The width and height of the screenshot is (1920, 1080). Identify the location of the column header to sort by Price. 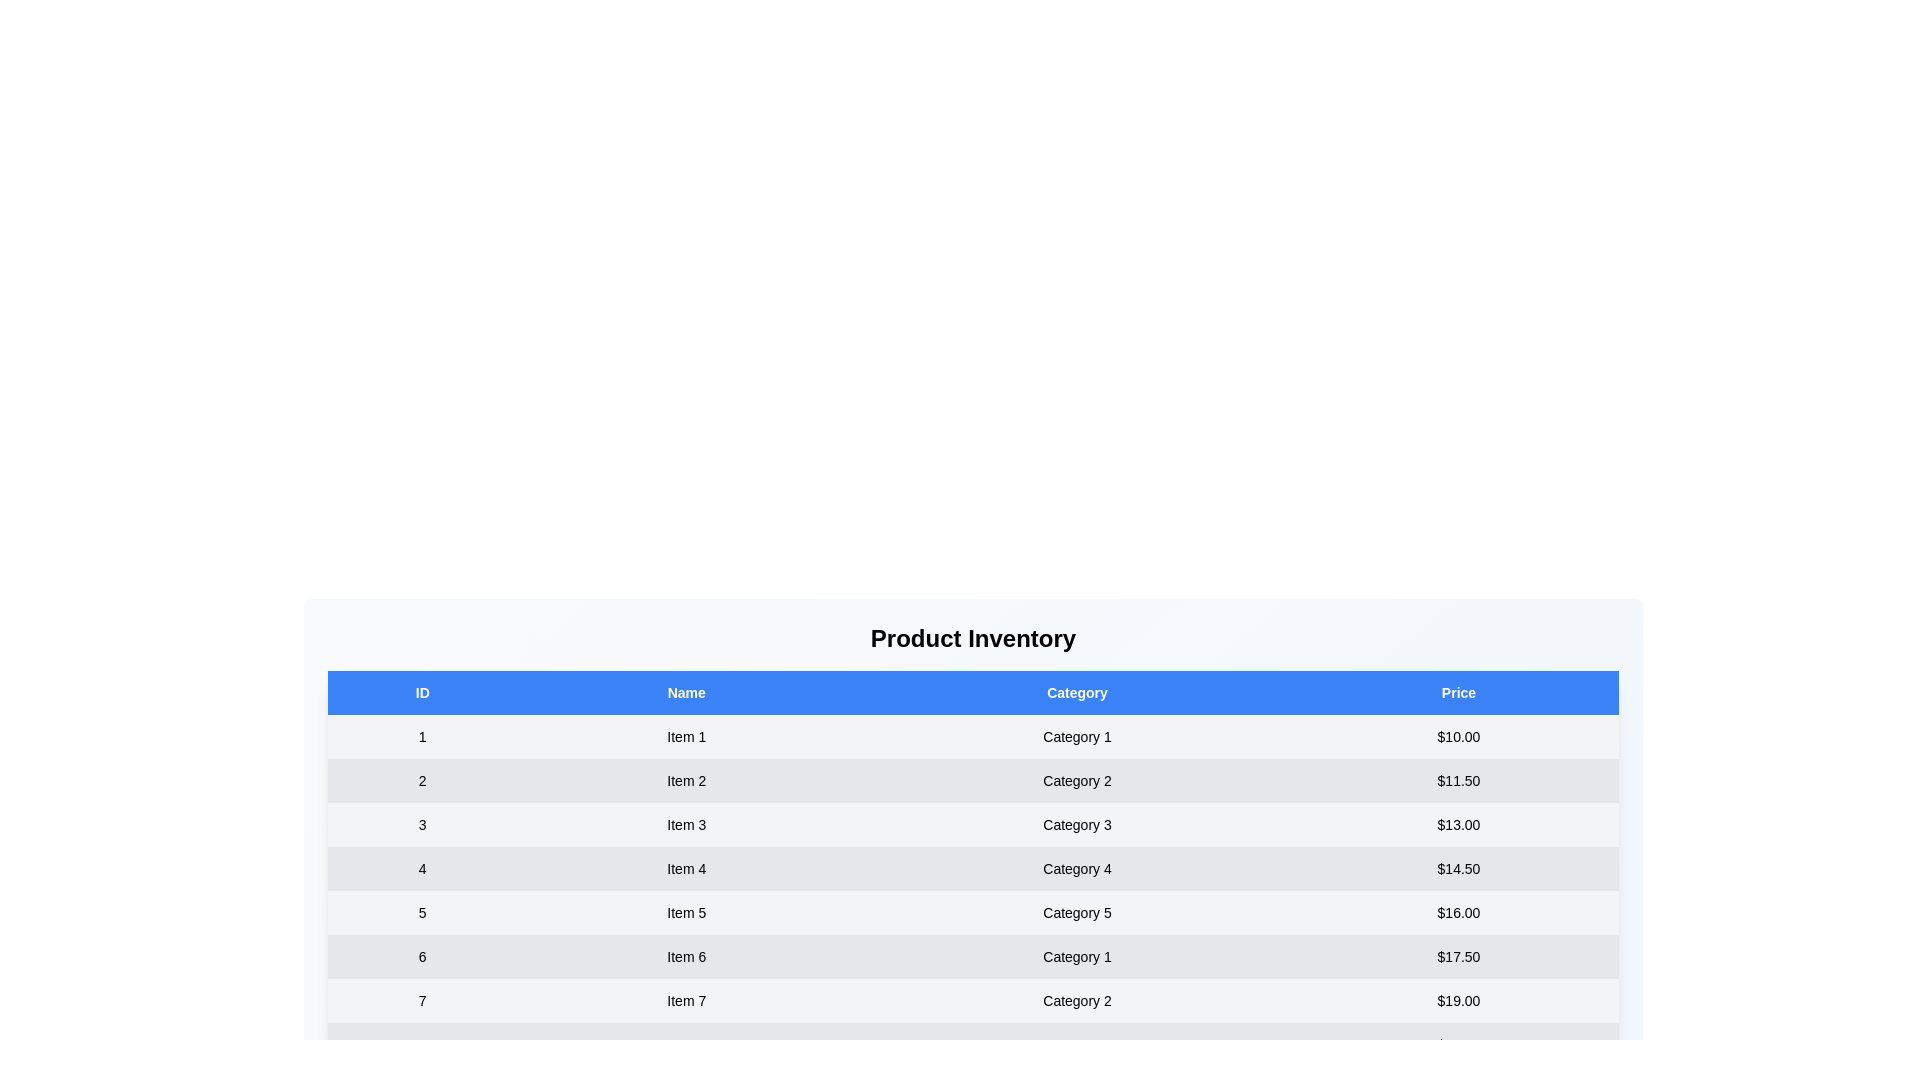
(1459, 692).